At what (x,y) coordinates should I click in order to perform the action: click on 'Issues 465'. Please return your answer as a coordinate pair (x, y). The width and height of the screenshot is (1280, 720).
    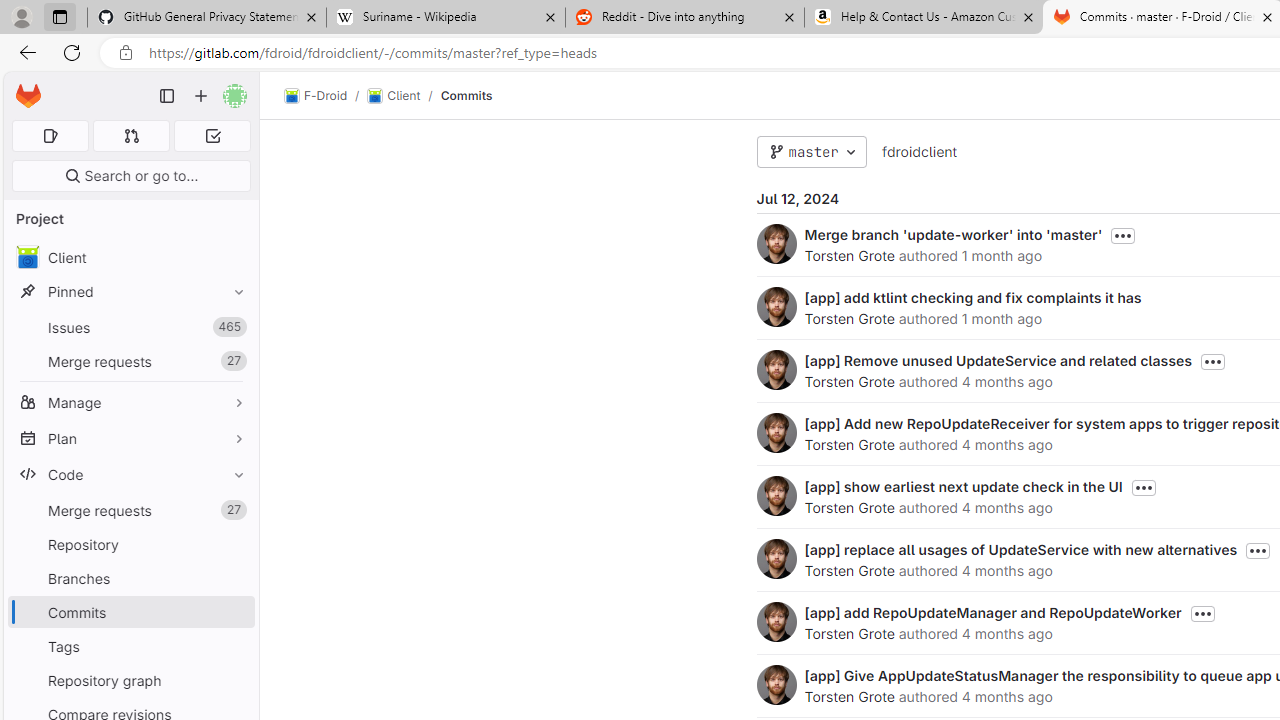
    Looking at the image, I should click on (130, 326).